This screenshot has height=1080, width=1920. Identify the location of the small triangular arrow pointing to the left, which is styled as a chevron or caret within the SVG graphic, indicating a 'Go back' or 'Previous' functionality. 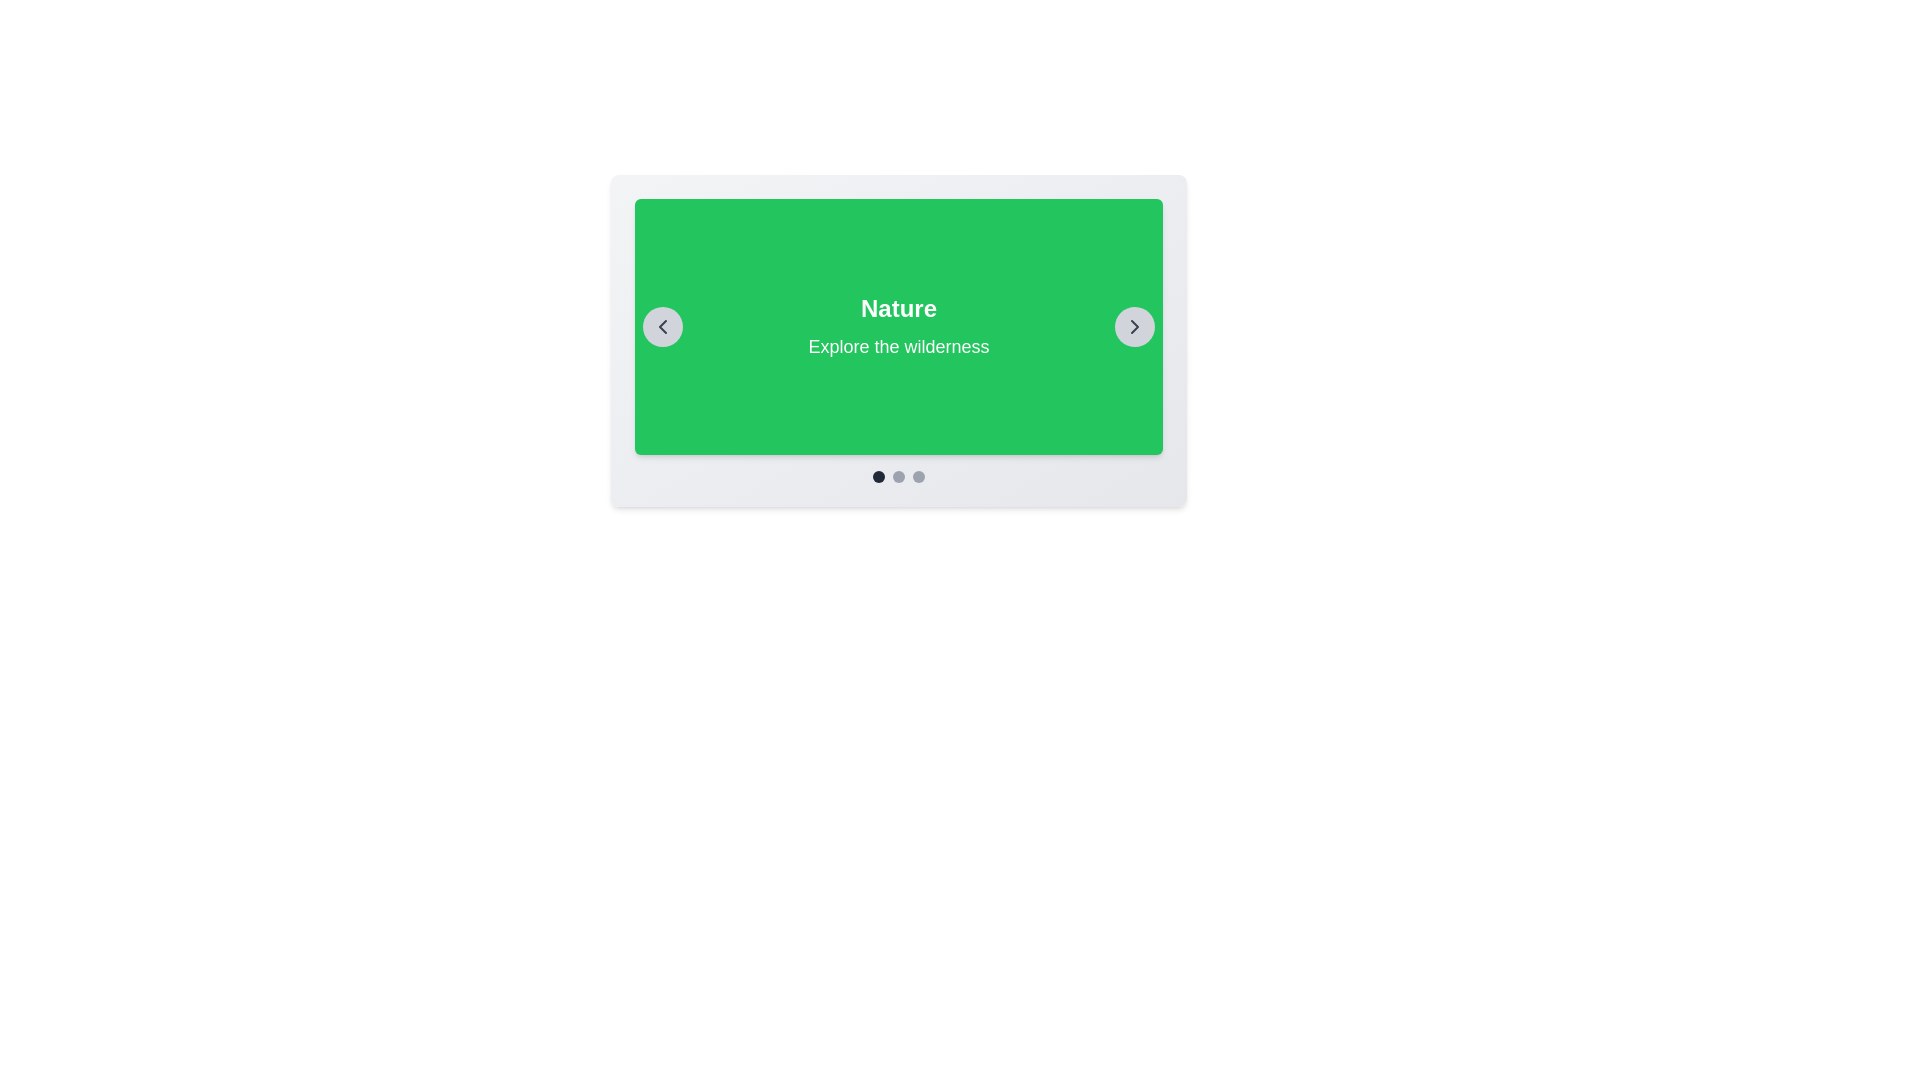
(662, 326).